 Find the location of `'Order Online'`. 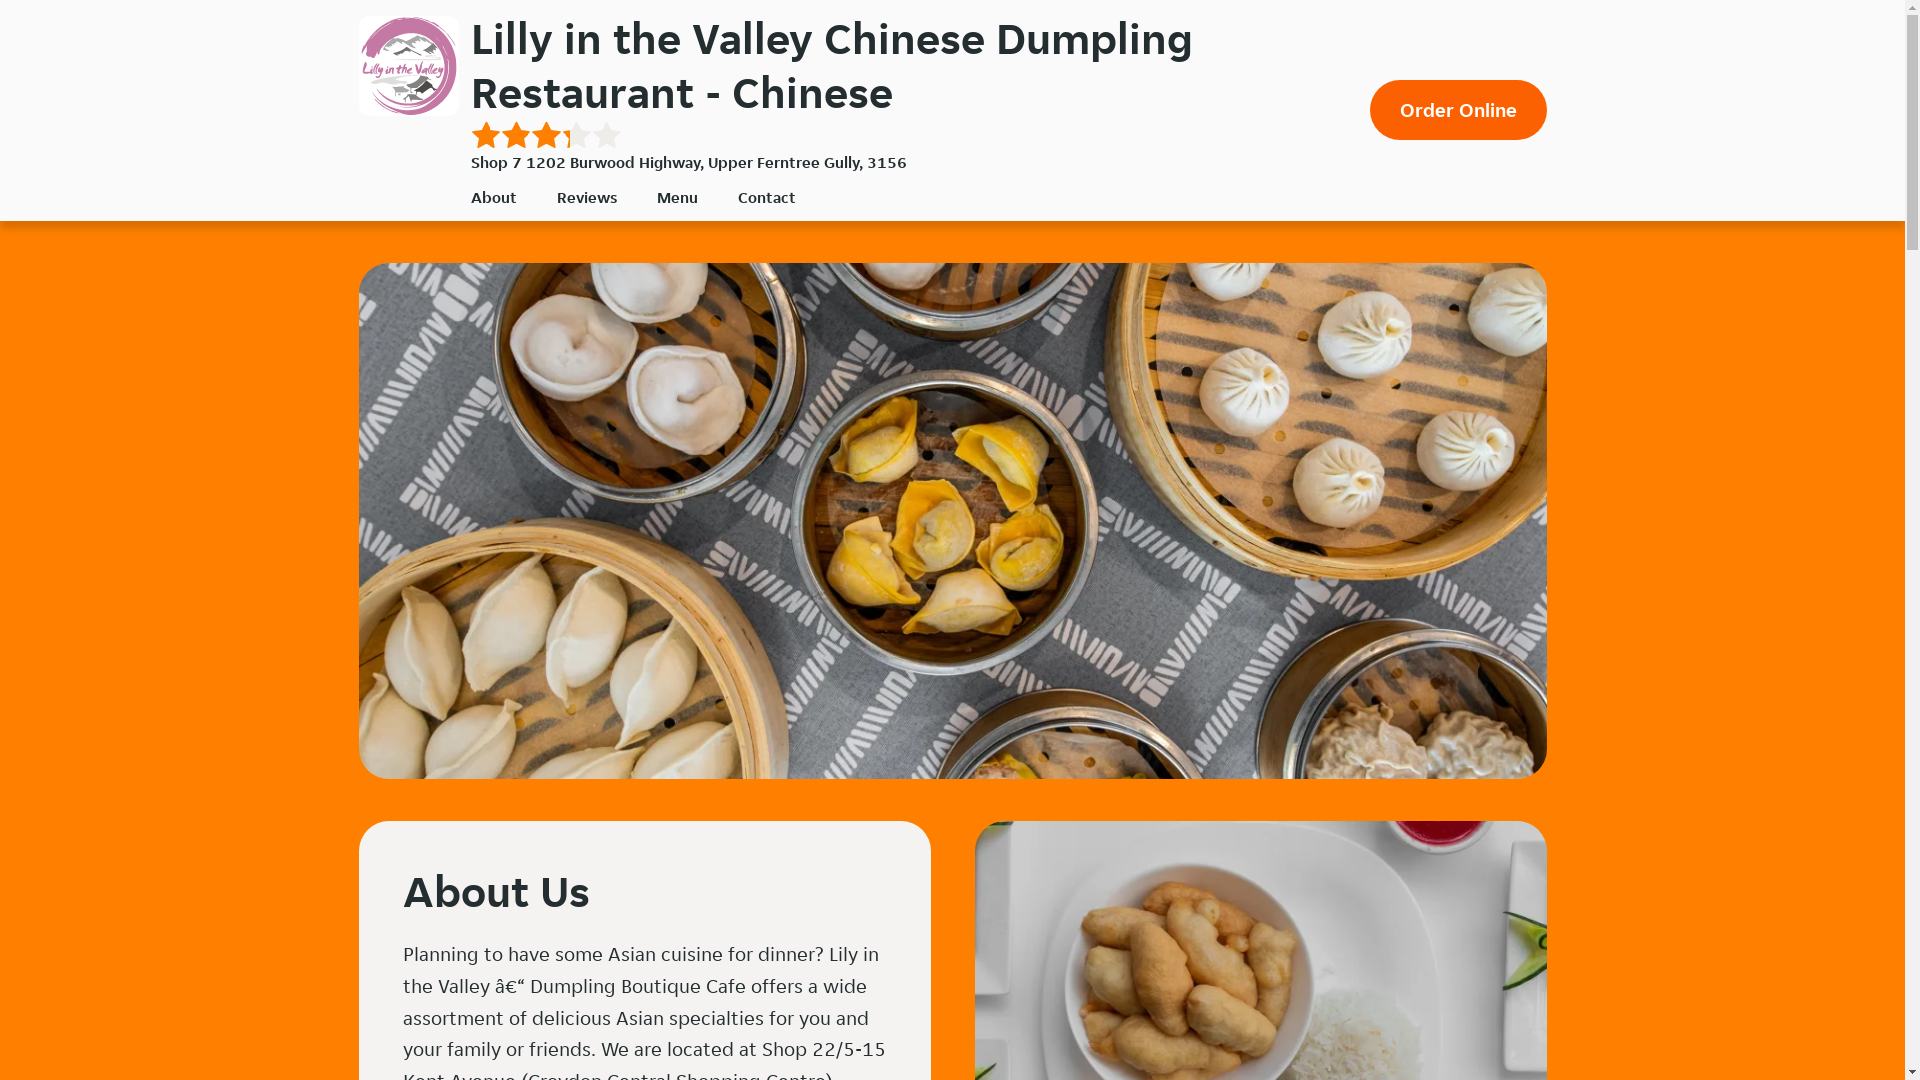

'Order Online' is located at coordinates (1458, 110).